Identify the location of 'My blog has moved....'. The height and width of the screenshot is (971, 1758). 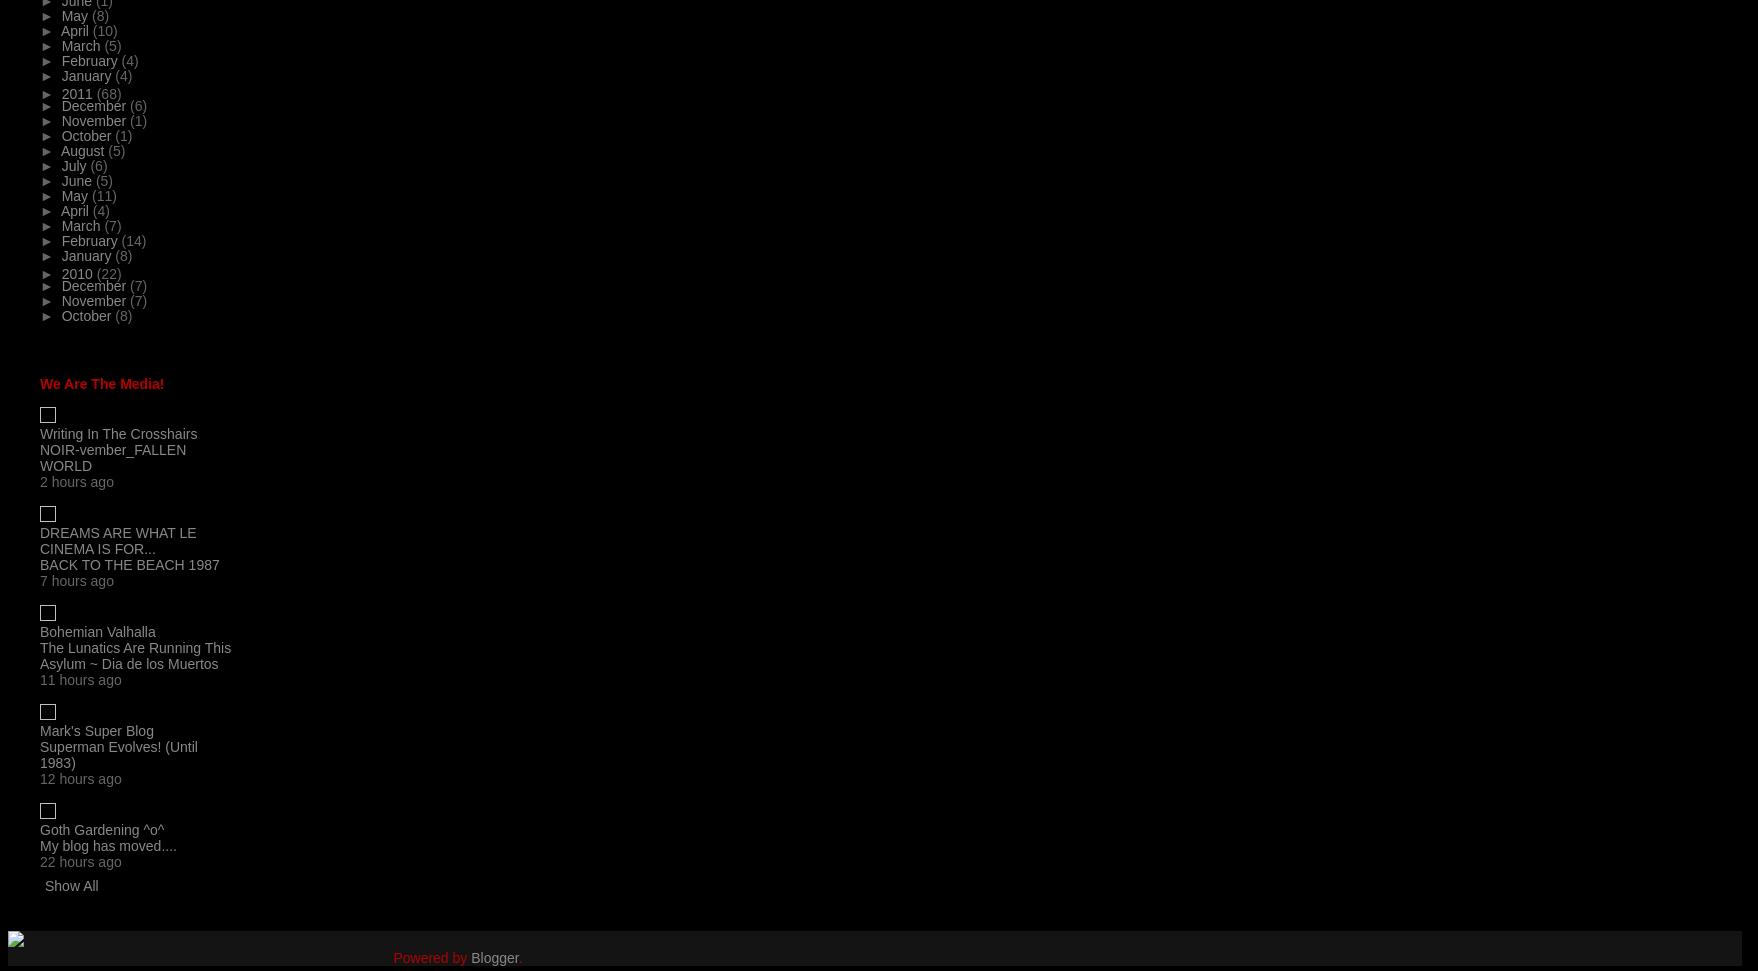
(107, 845).